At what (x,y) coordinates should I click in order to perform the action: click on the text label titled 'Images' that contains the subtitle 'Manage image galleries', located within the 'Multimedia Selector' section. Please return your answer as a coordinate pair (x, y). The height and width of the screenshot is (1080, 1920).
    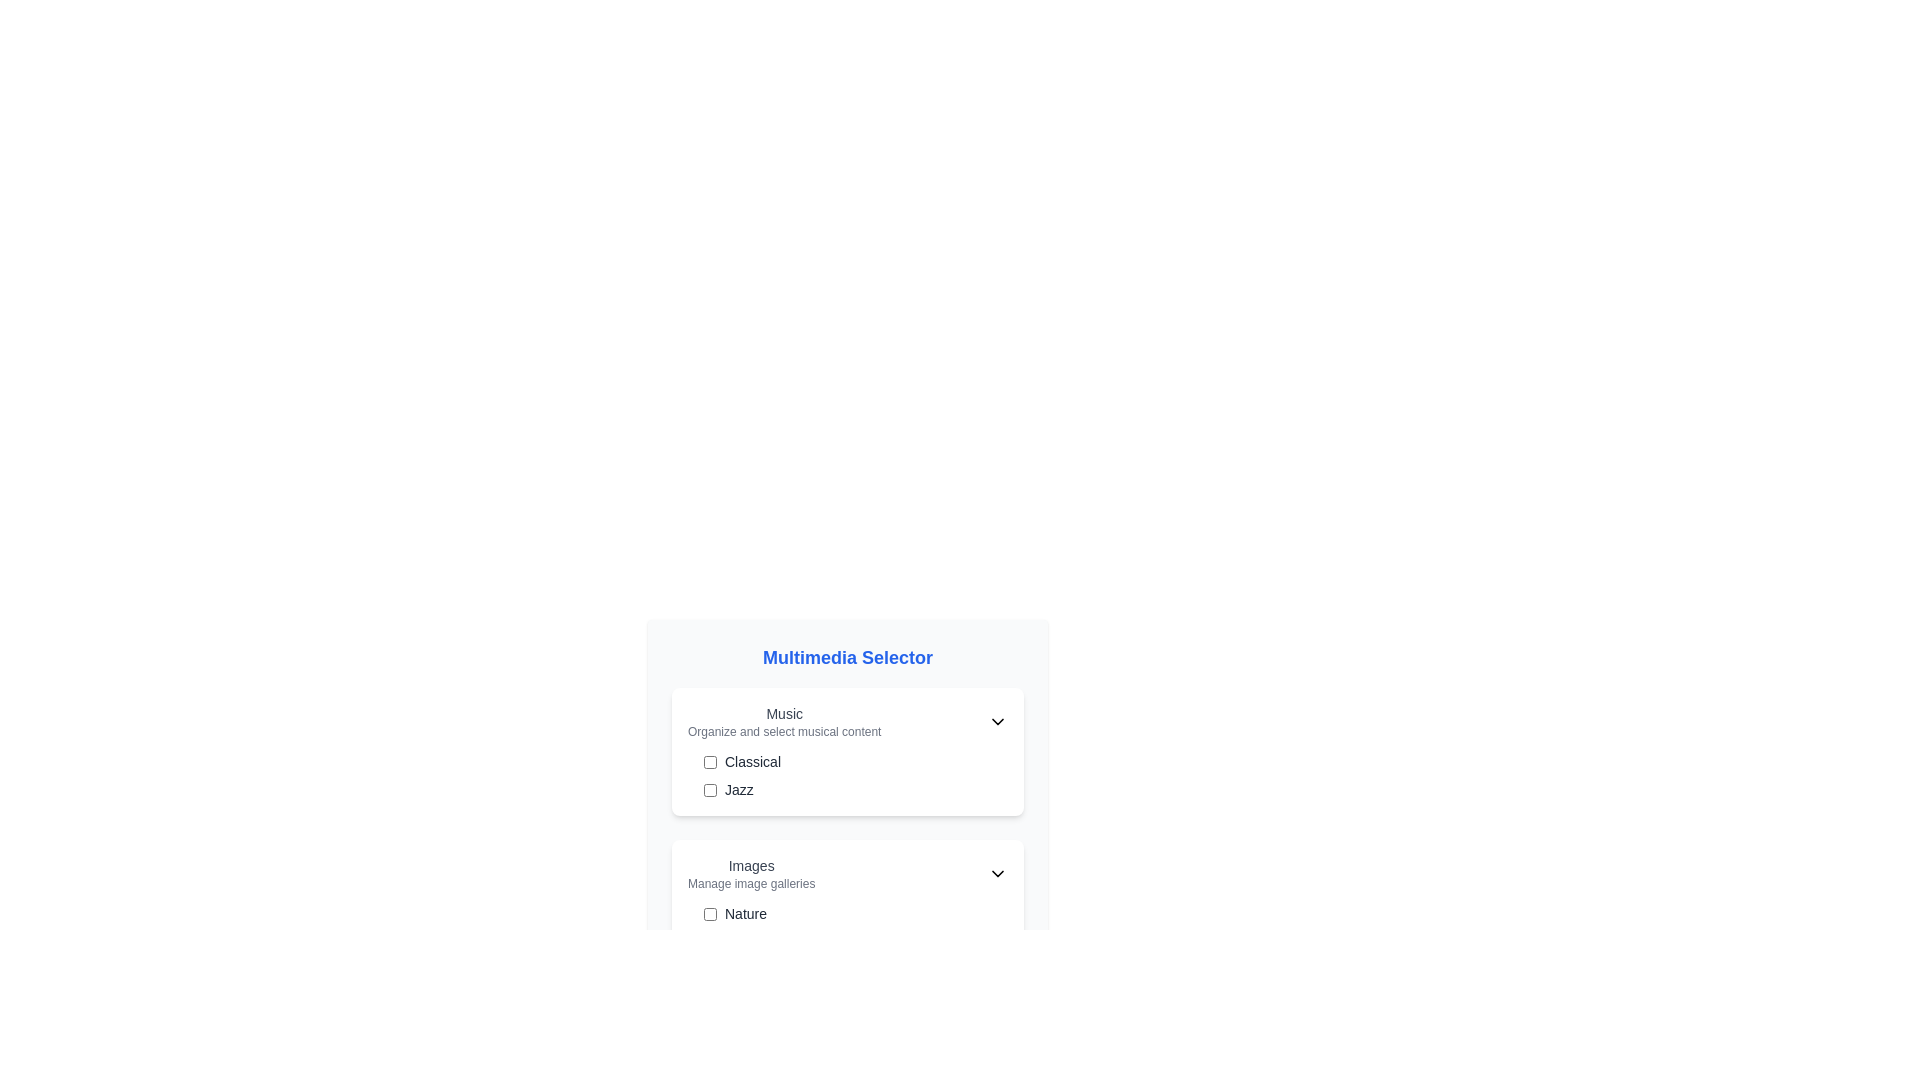
    Looking at the image, I should click on (750, 873).